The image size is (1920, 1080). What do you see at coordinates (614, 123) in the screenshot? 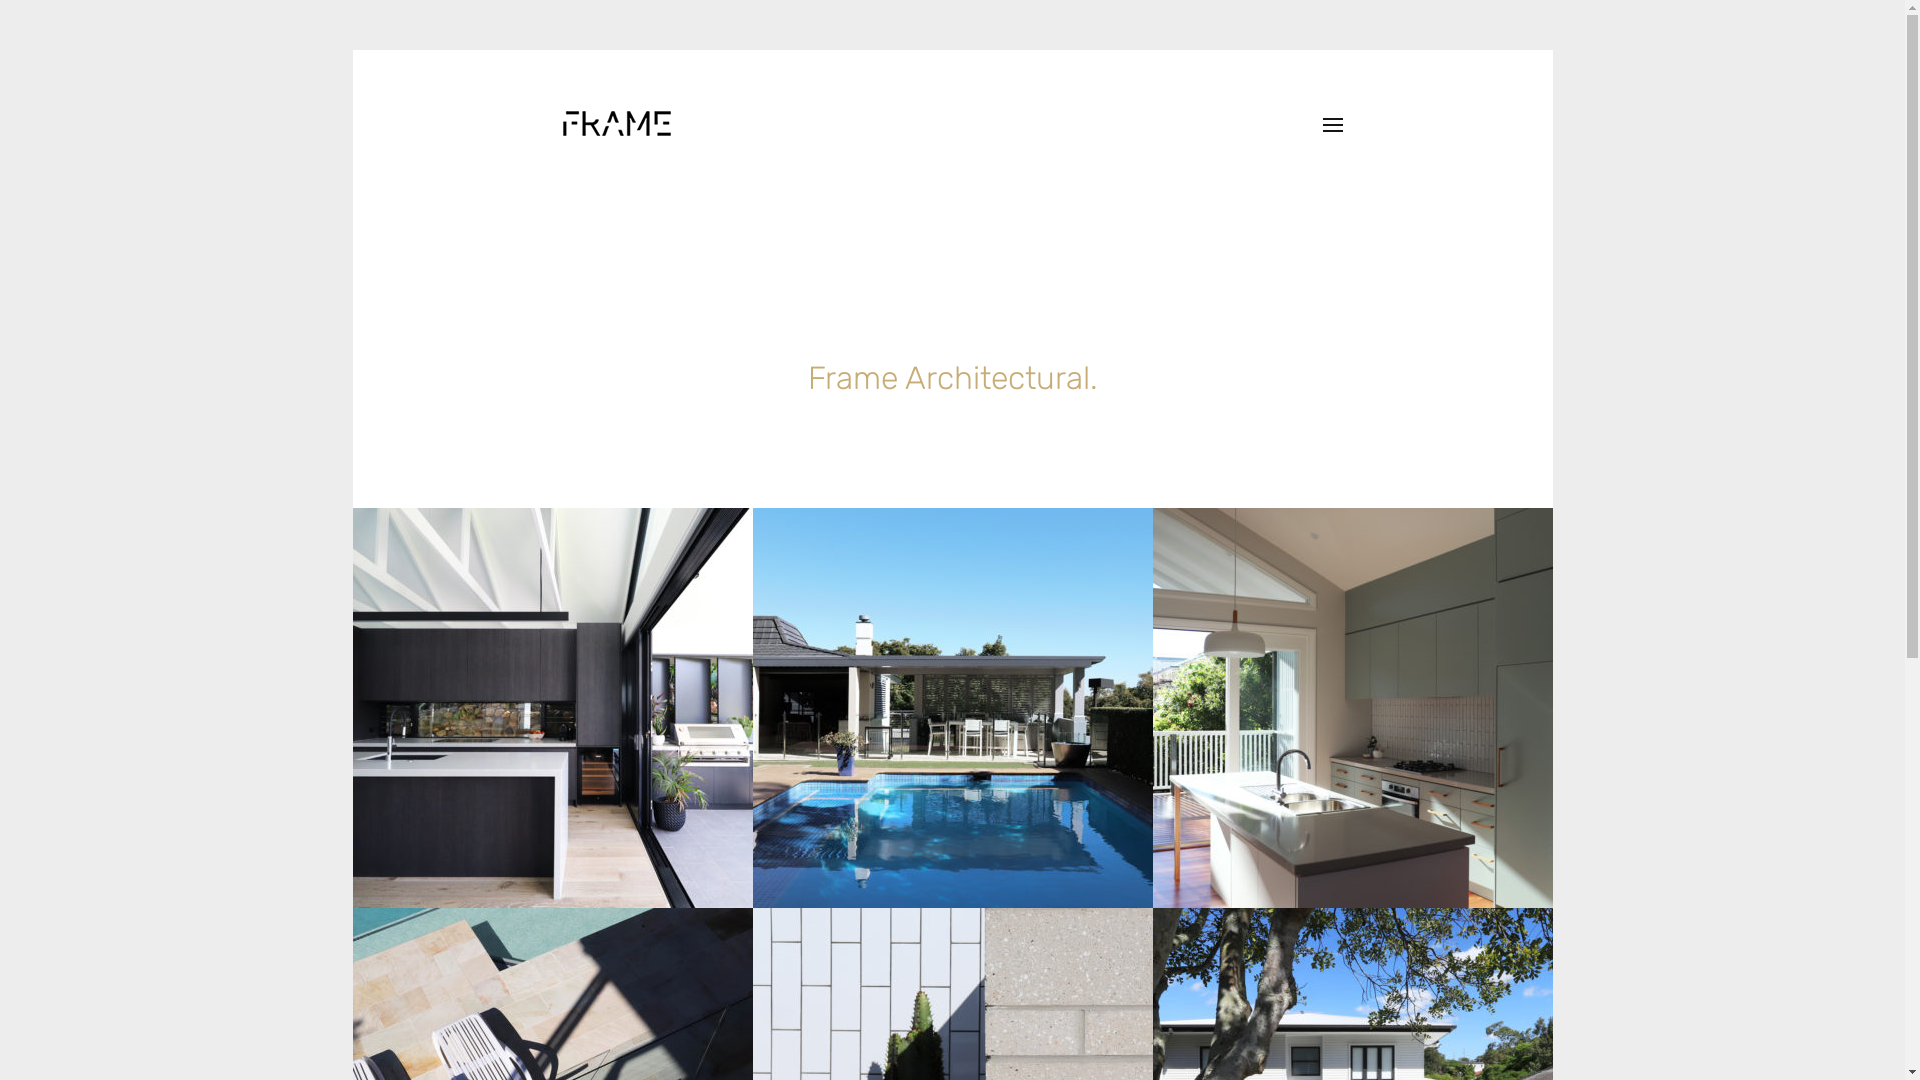
I see `'Frame Architectural'` at bounding box center [614, 123].